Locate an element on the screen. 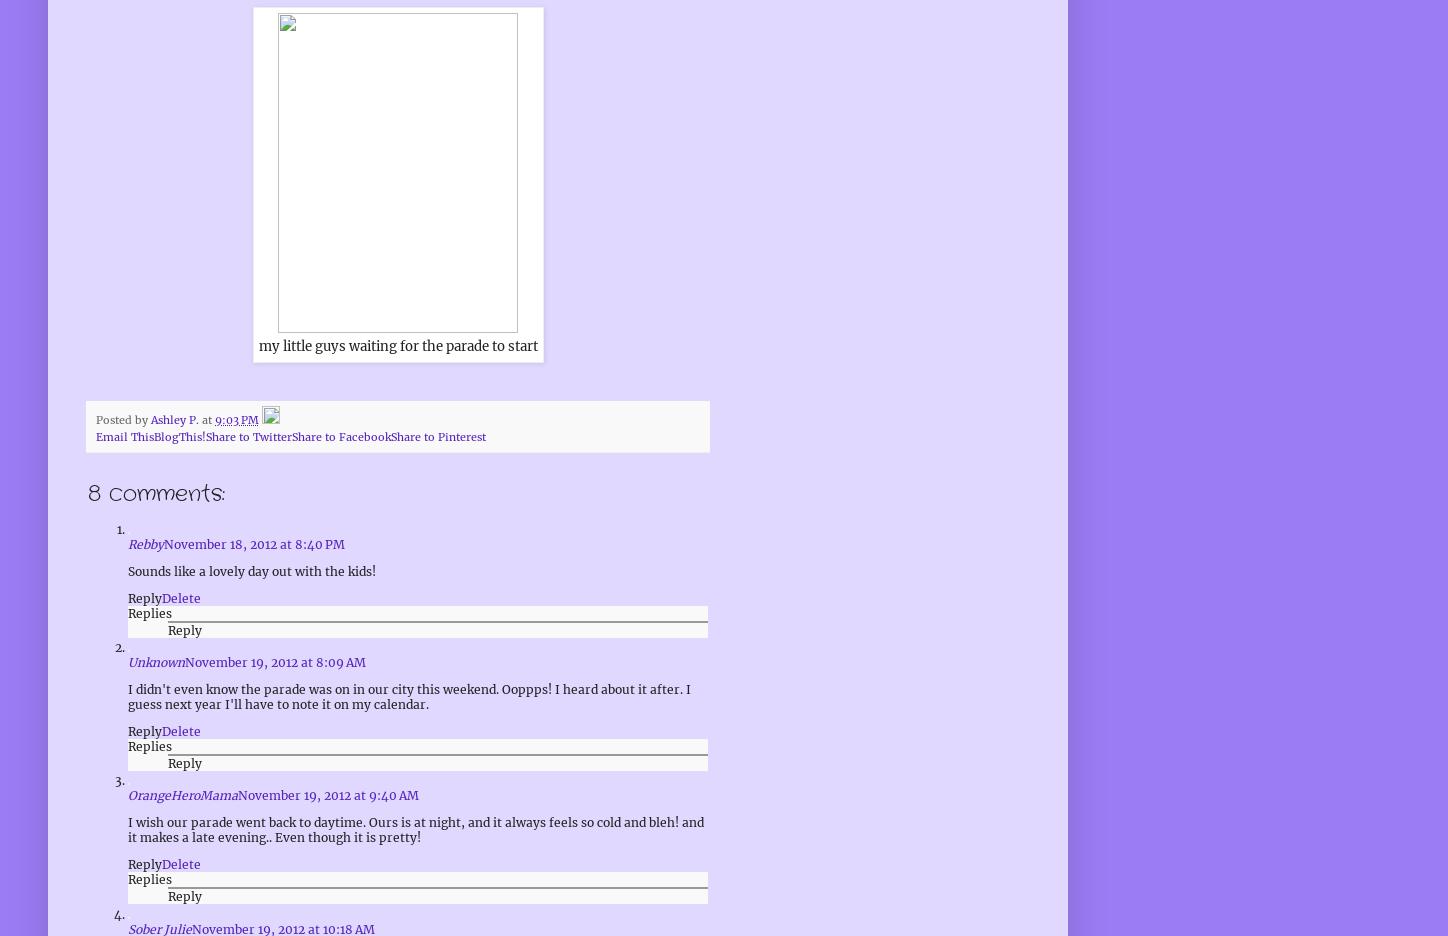 The height and width of the screenshot is (936, 1448). 'Sounds like a lovely day out with the kids!' is located at coordinates (251, 569).